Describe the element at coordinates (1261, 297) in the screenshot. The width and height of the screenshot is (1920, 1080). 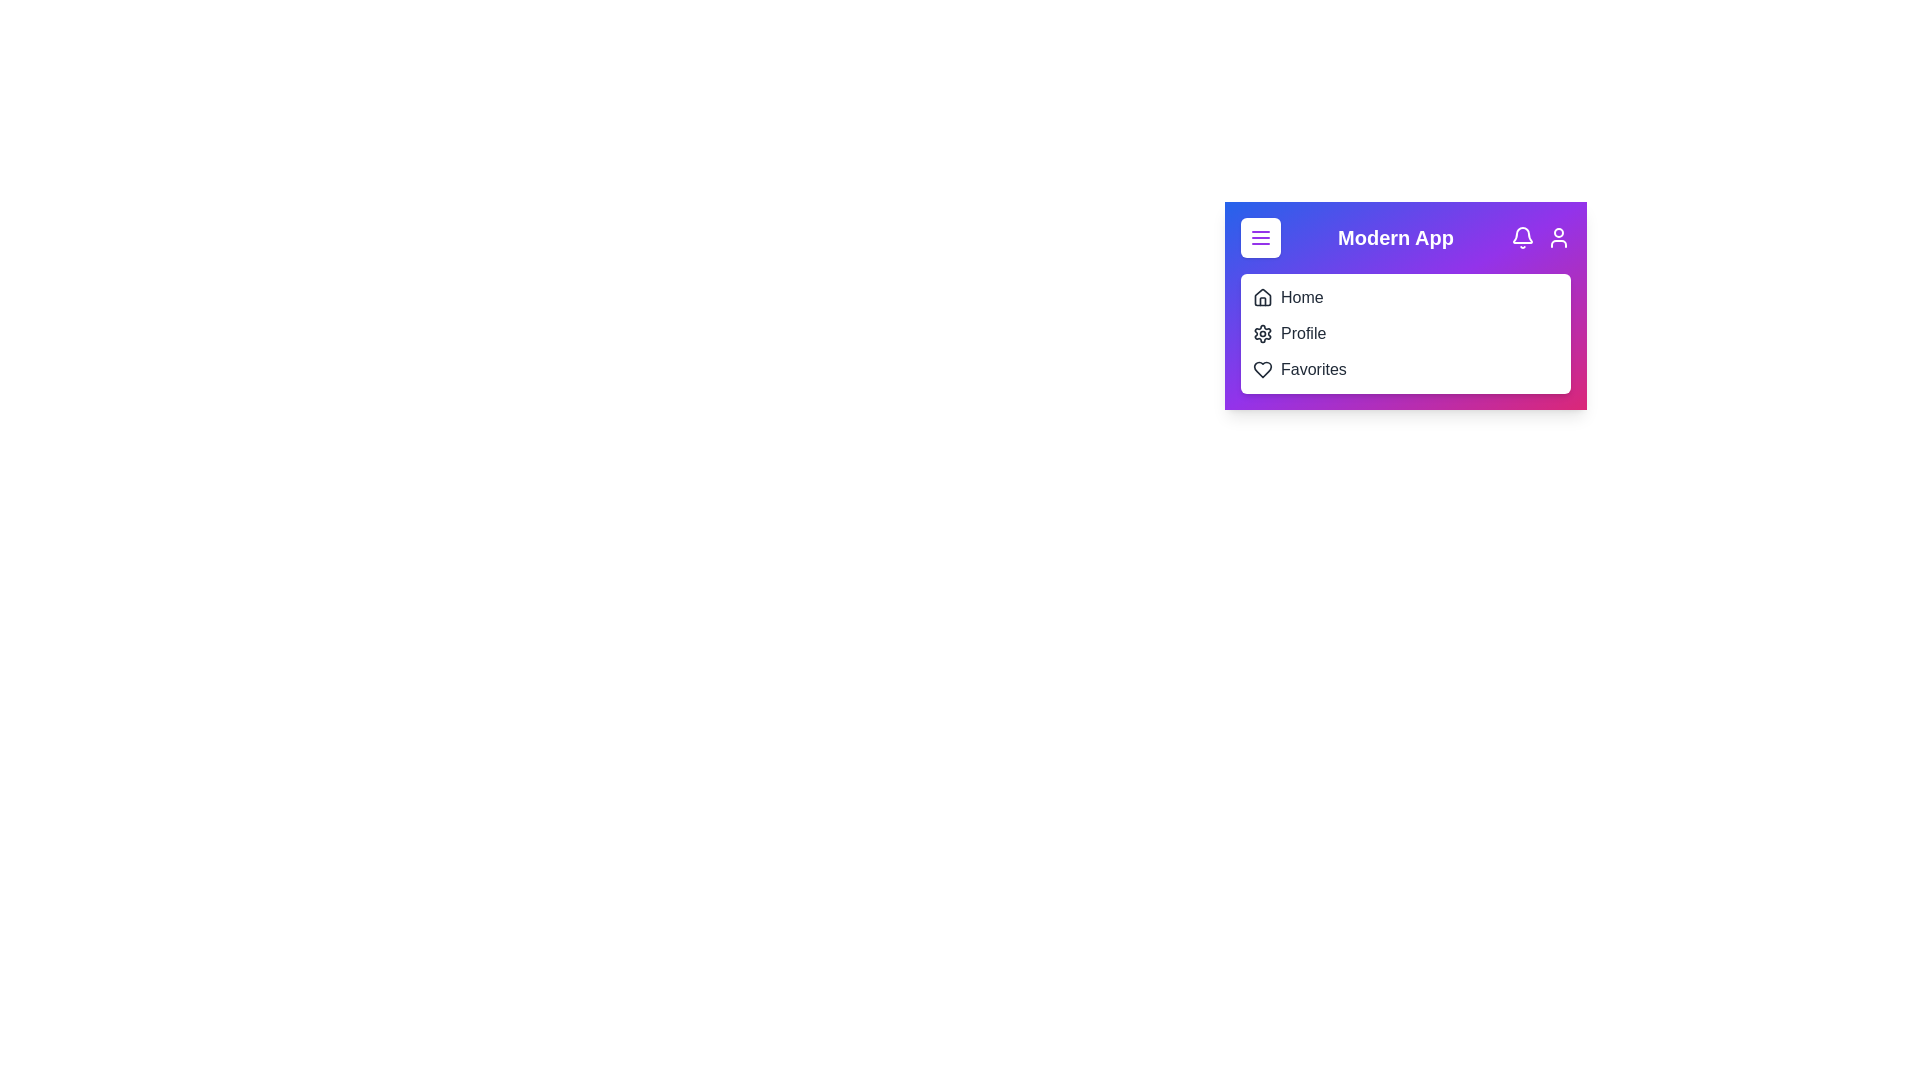
I see `the 'Home' menu item in the ModernAppBar component` at that location.